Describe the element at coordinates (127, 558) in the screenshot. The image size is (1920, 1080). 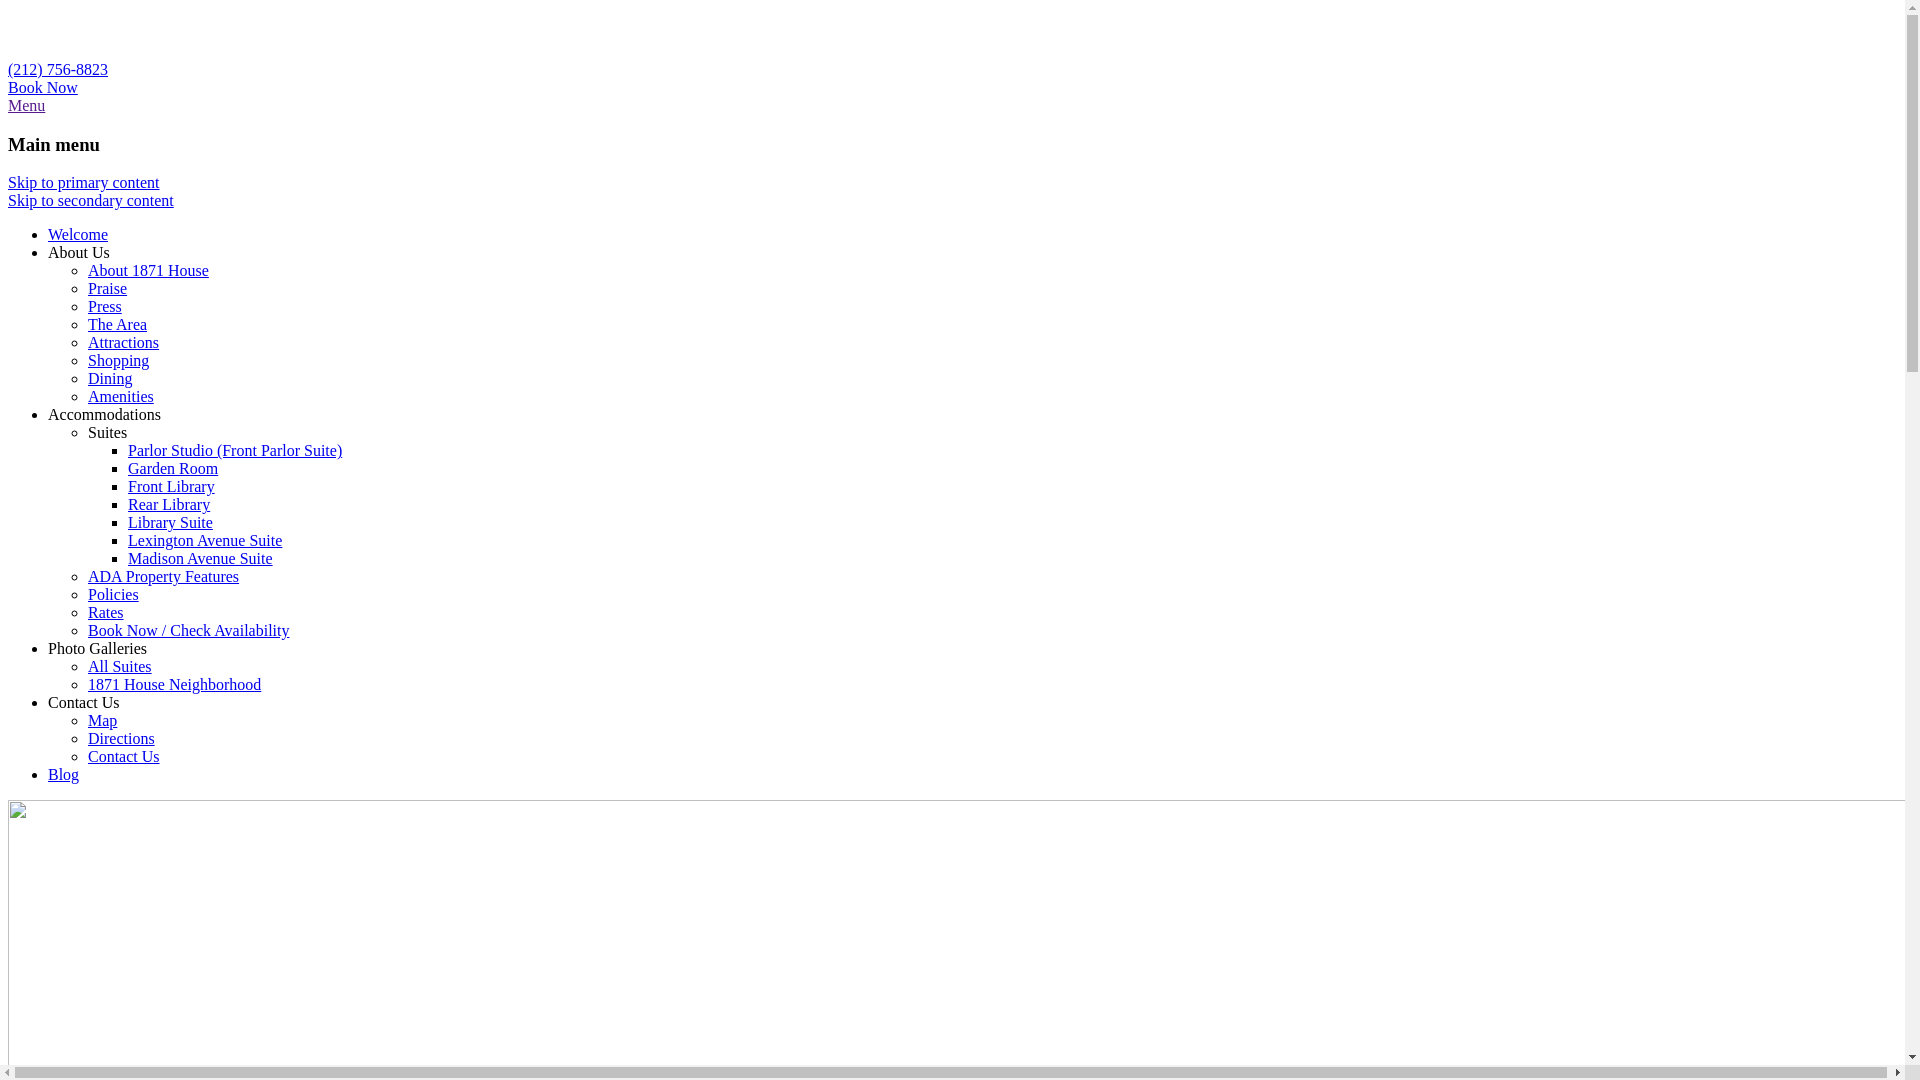
I see `'Madison Avenue Suite'` at that location.